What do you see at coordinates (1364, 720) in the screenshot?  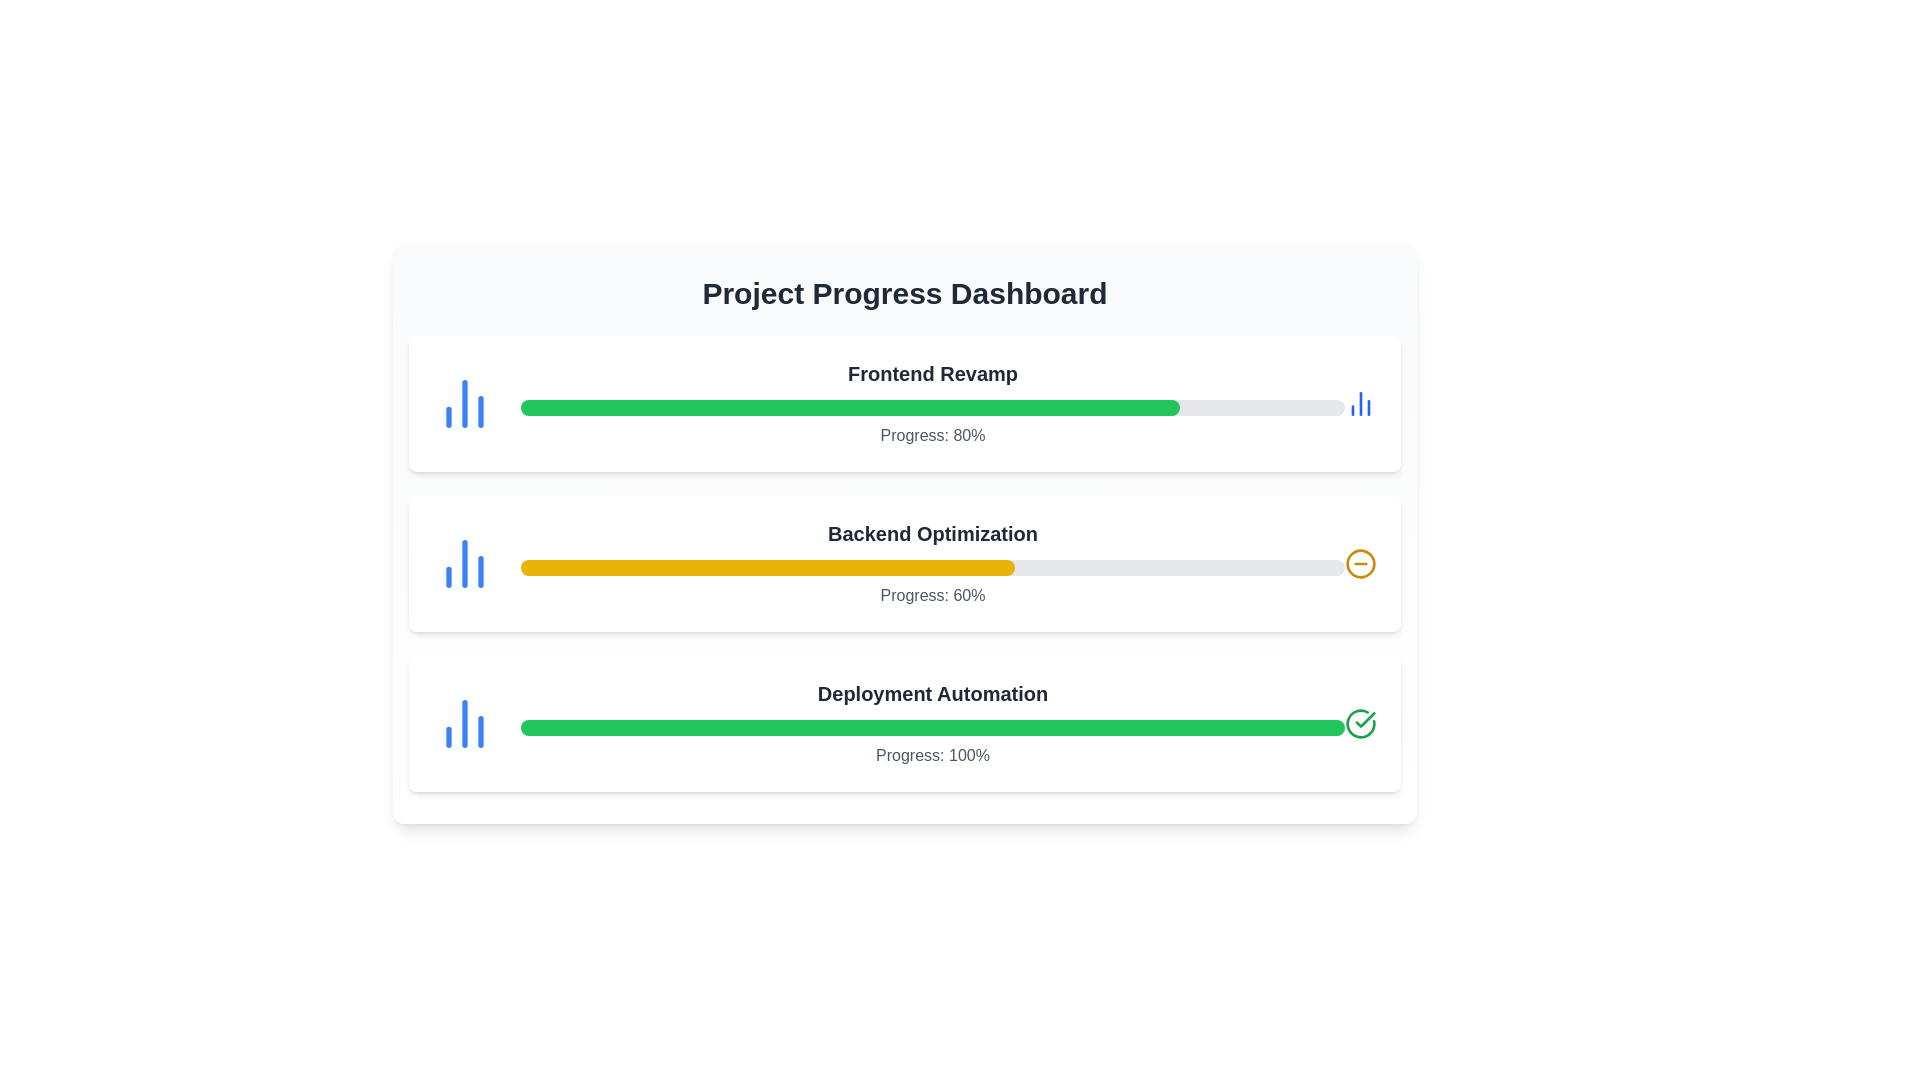 I see `the green checkmark icon located to the far right of the green progress bar labeled 'Deployment Automation' in the 'Project Progress Dashboard'` at bounding box center [1364, 720].